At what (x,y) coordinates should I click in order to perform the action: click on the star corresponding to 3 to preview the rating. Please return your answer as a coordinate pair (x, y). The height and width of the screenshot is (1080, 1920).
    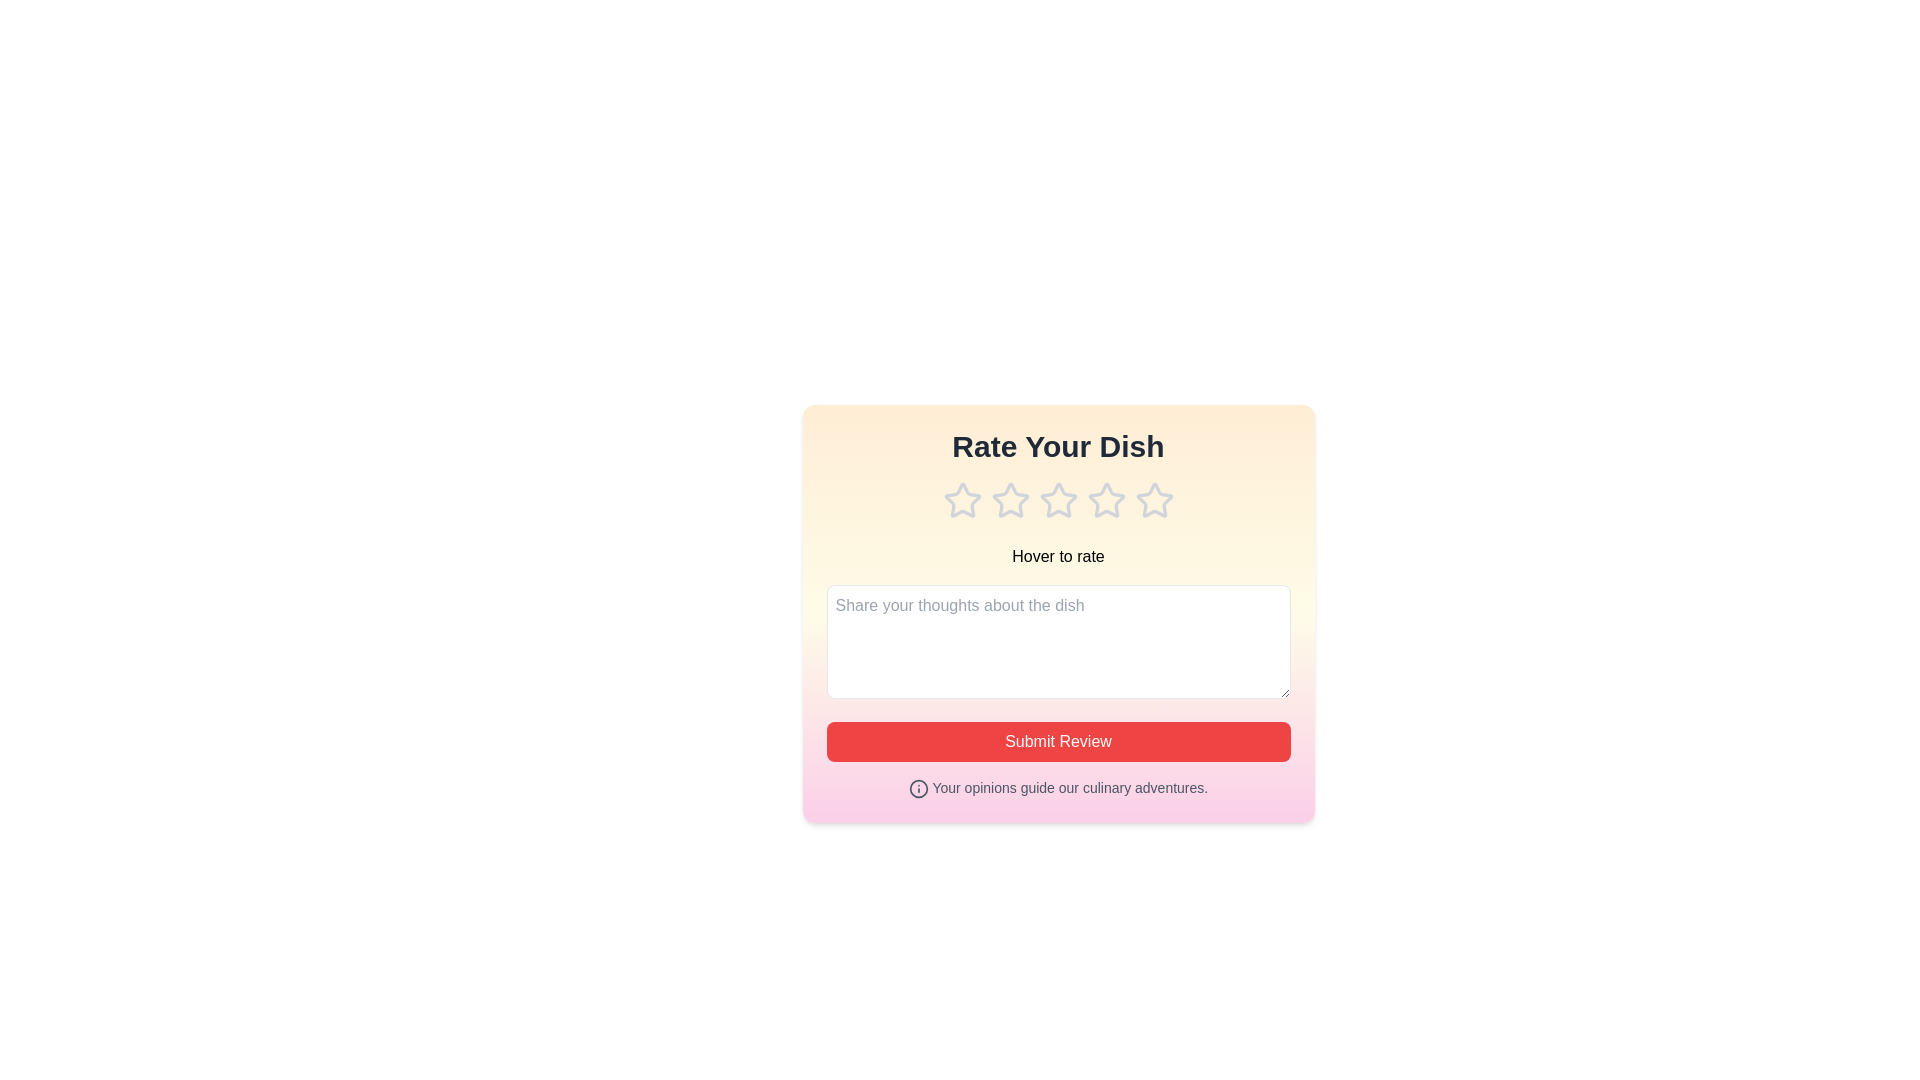
    Looking at the image, I should click on (1057, 500).